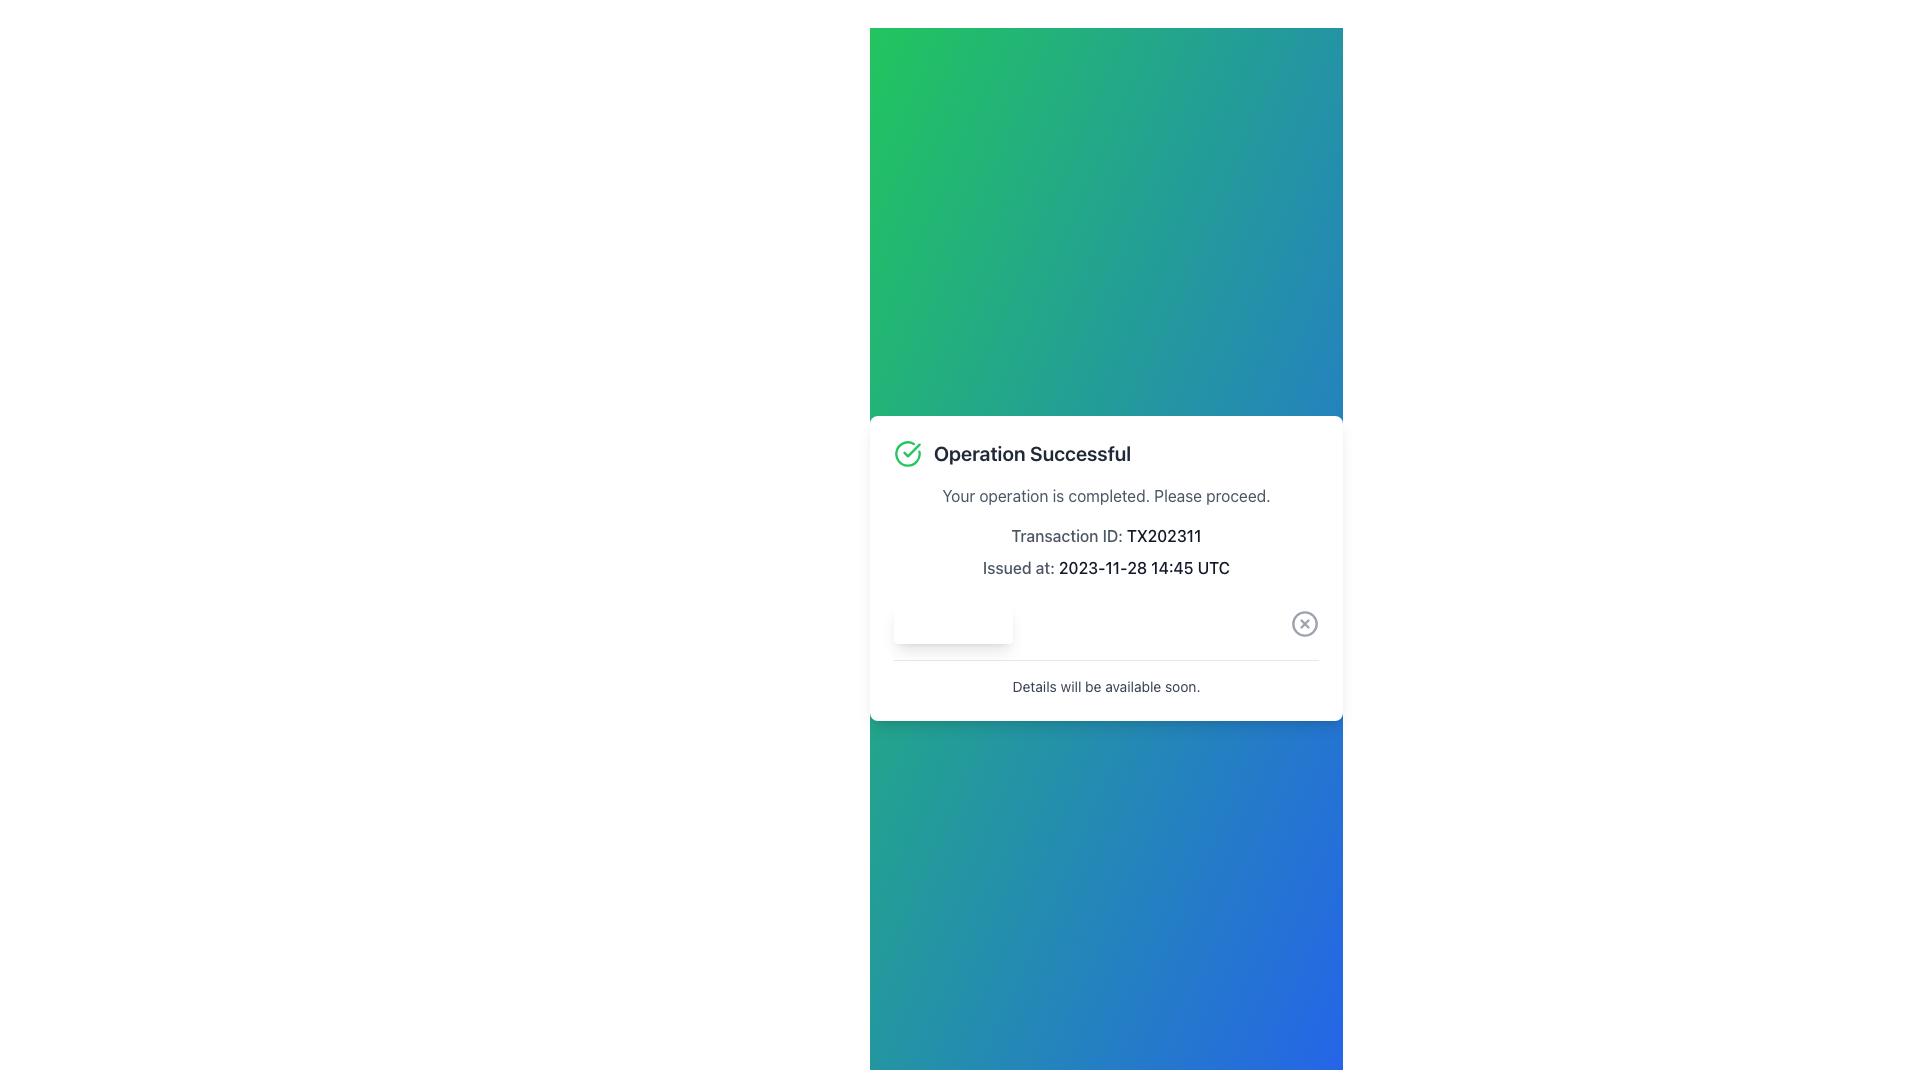 The height and width of the screenshot is (1080, 1920). Describe the element at coordinates (1105, 534) in the screenshot. I see `transaction ID displayed in the static text label located centrally in the dialog box, just below the title 'Operation Successful'` at that location.